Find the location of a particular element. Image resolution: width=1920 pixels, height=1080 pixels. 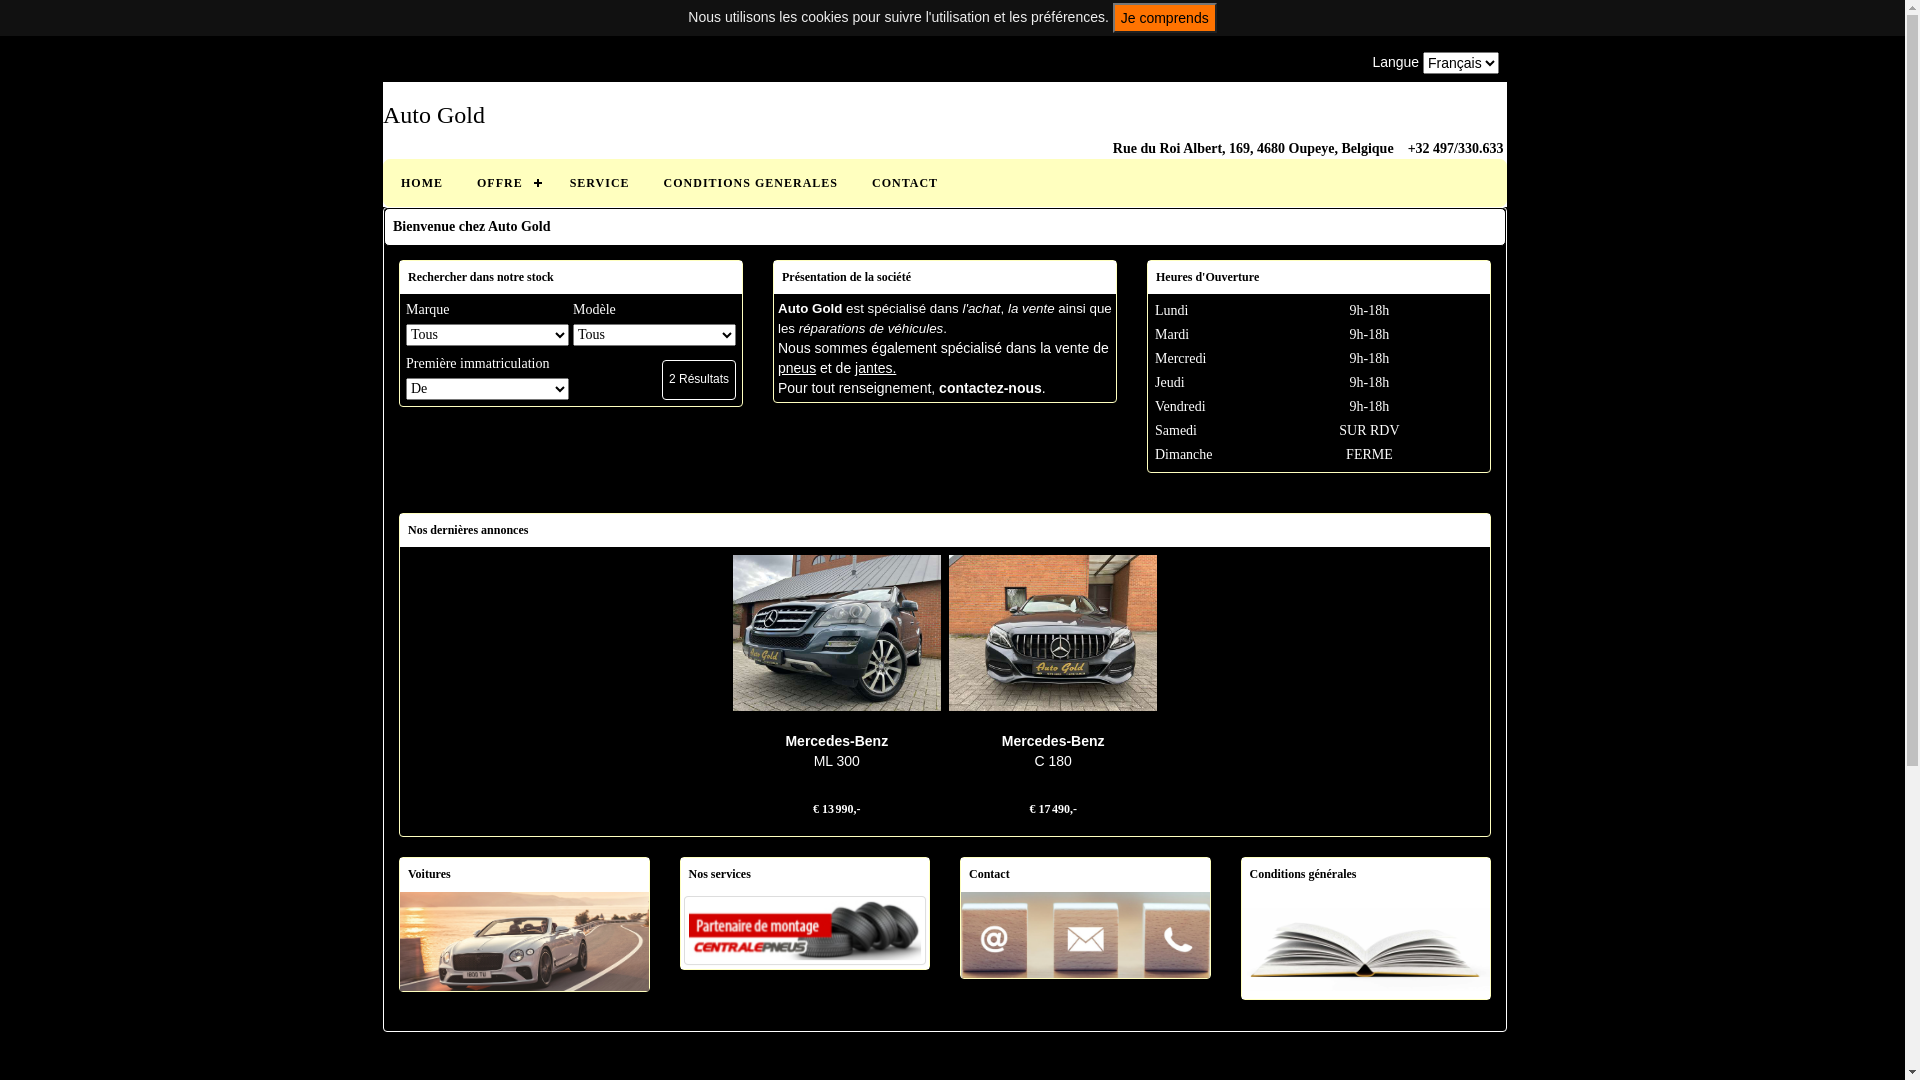

'Voitures is located at coordinates (524, 939).